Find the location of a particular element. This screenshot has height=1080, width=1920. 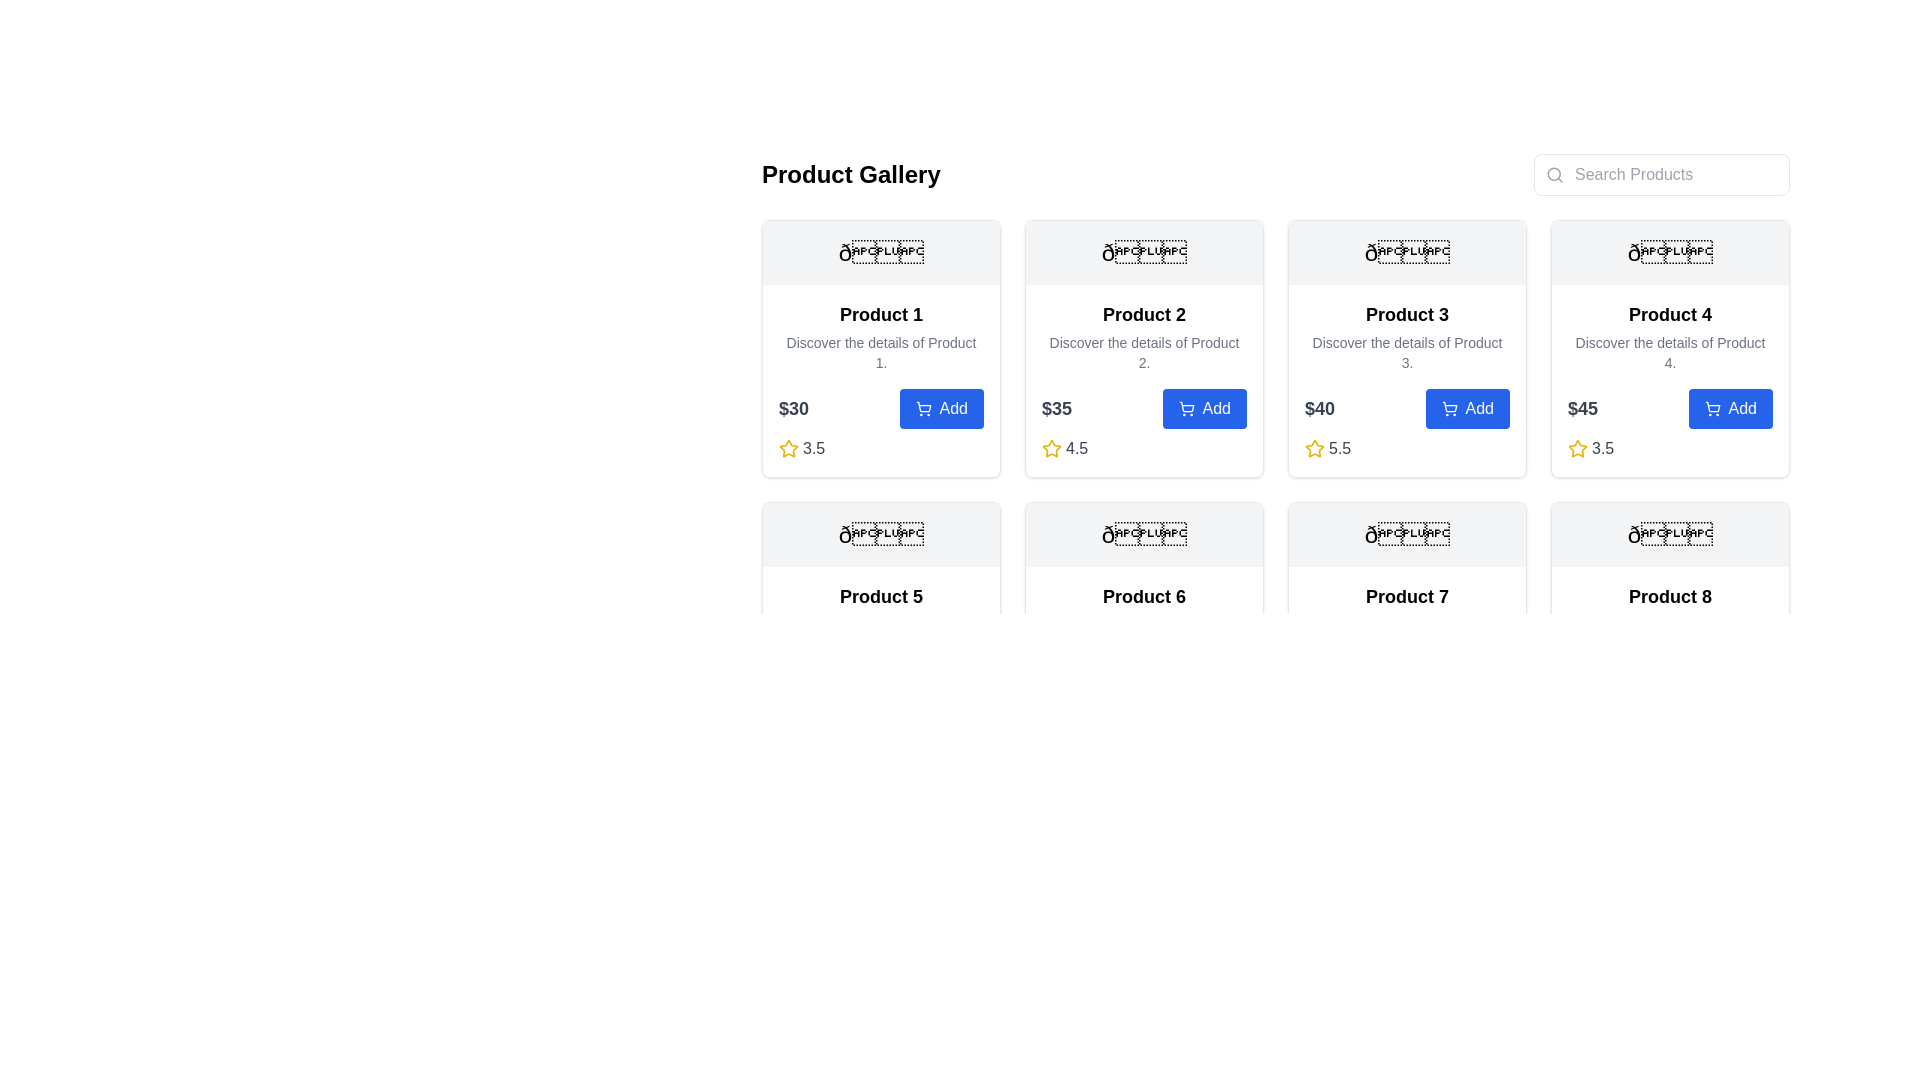

the rating indication by focusing on the first star icon in the rating system located below the '$30' price label for 'Product 1' is located at coordinates (787, 447).